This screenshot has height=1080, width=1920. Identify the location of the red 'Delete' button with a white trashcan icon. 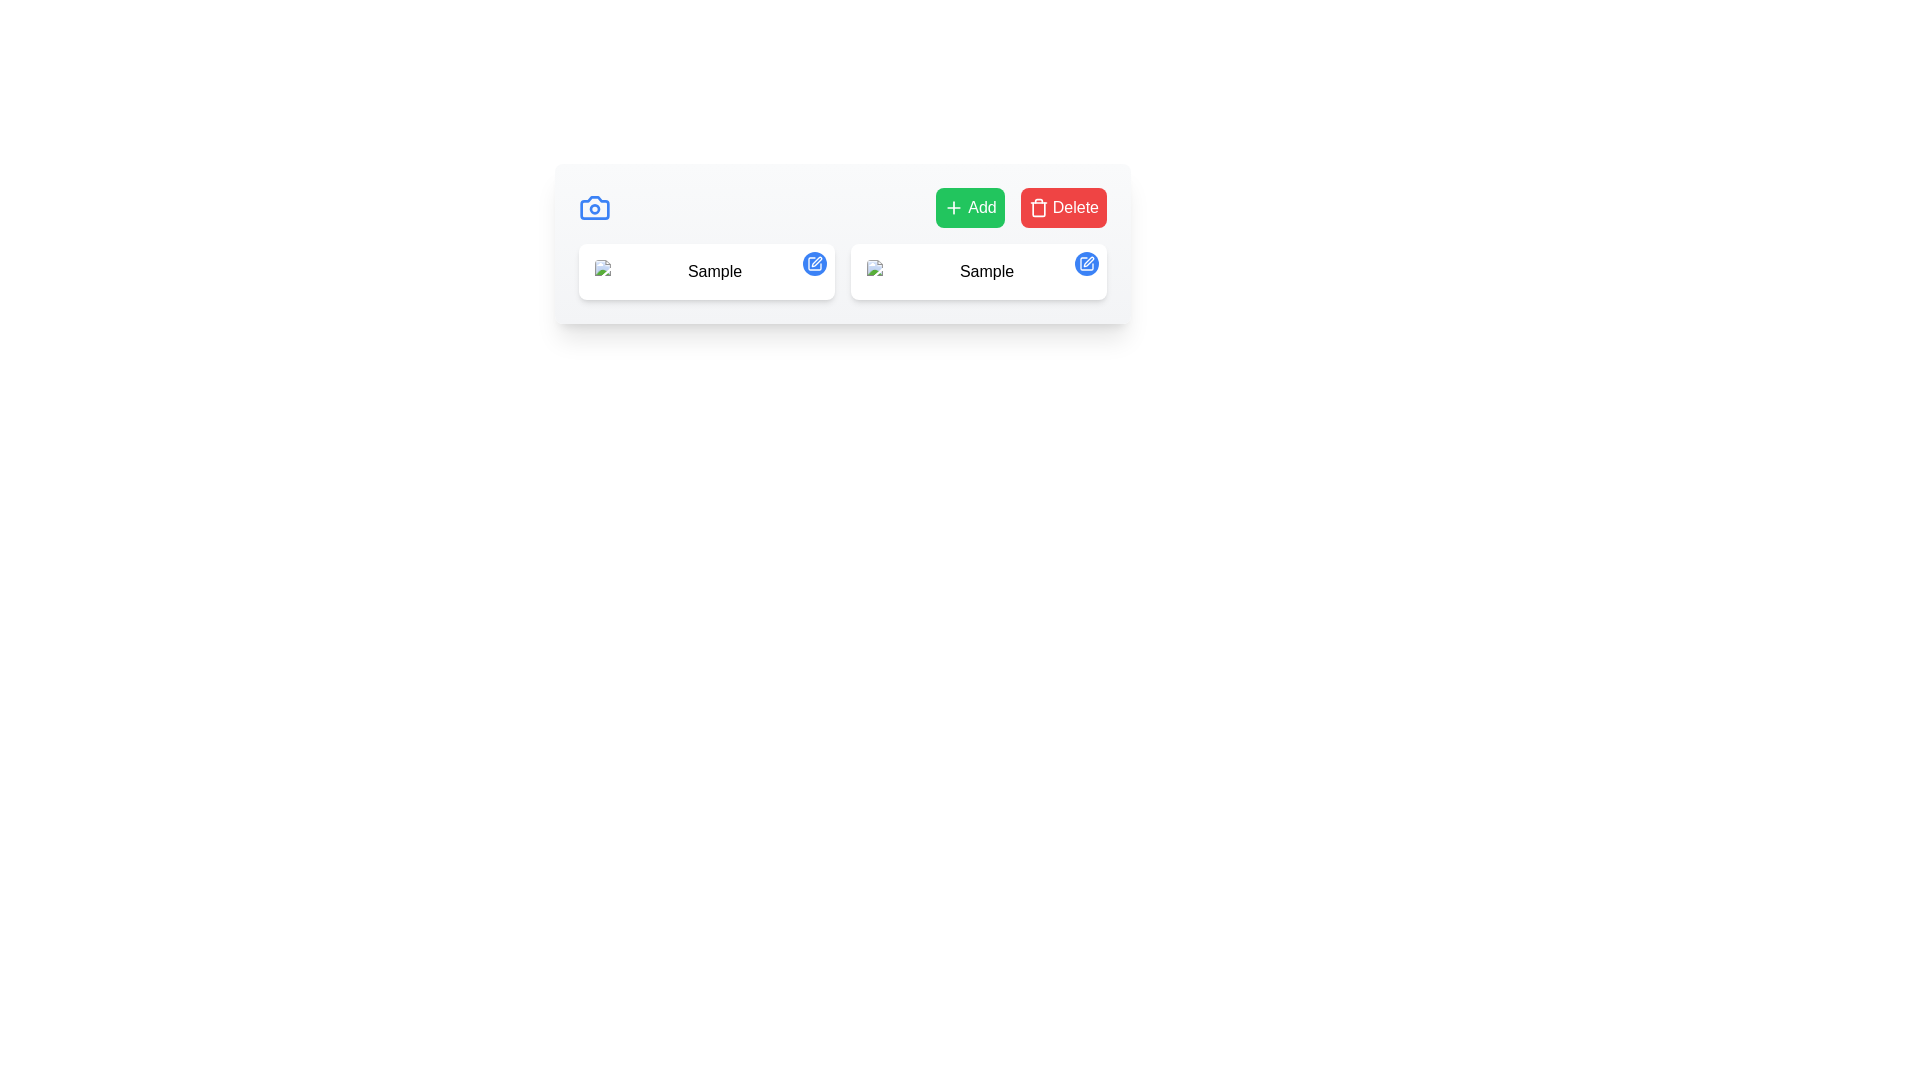
(1062, 208).